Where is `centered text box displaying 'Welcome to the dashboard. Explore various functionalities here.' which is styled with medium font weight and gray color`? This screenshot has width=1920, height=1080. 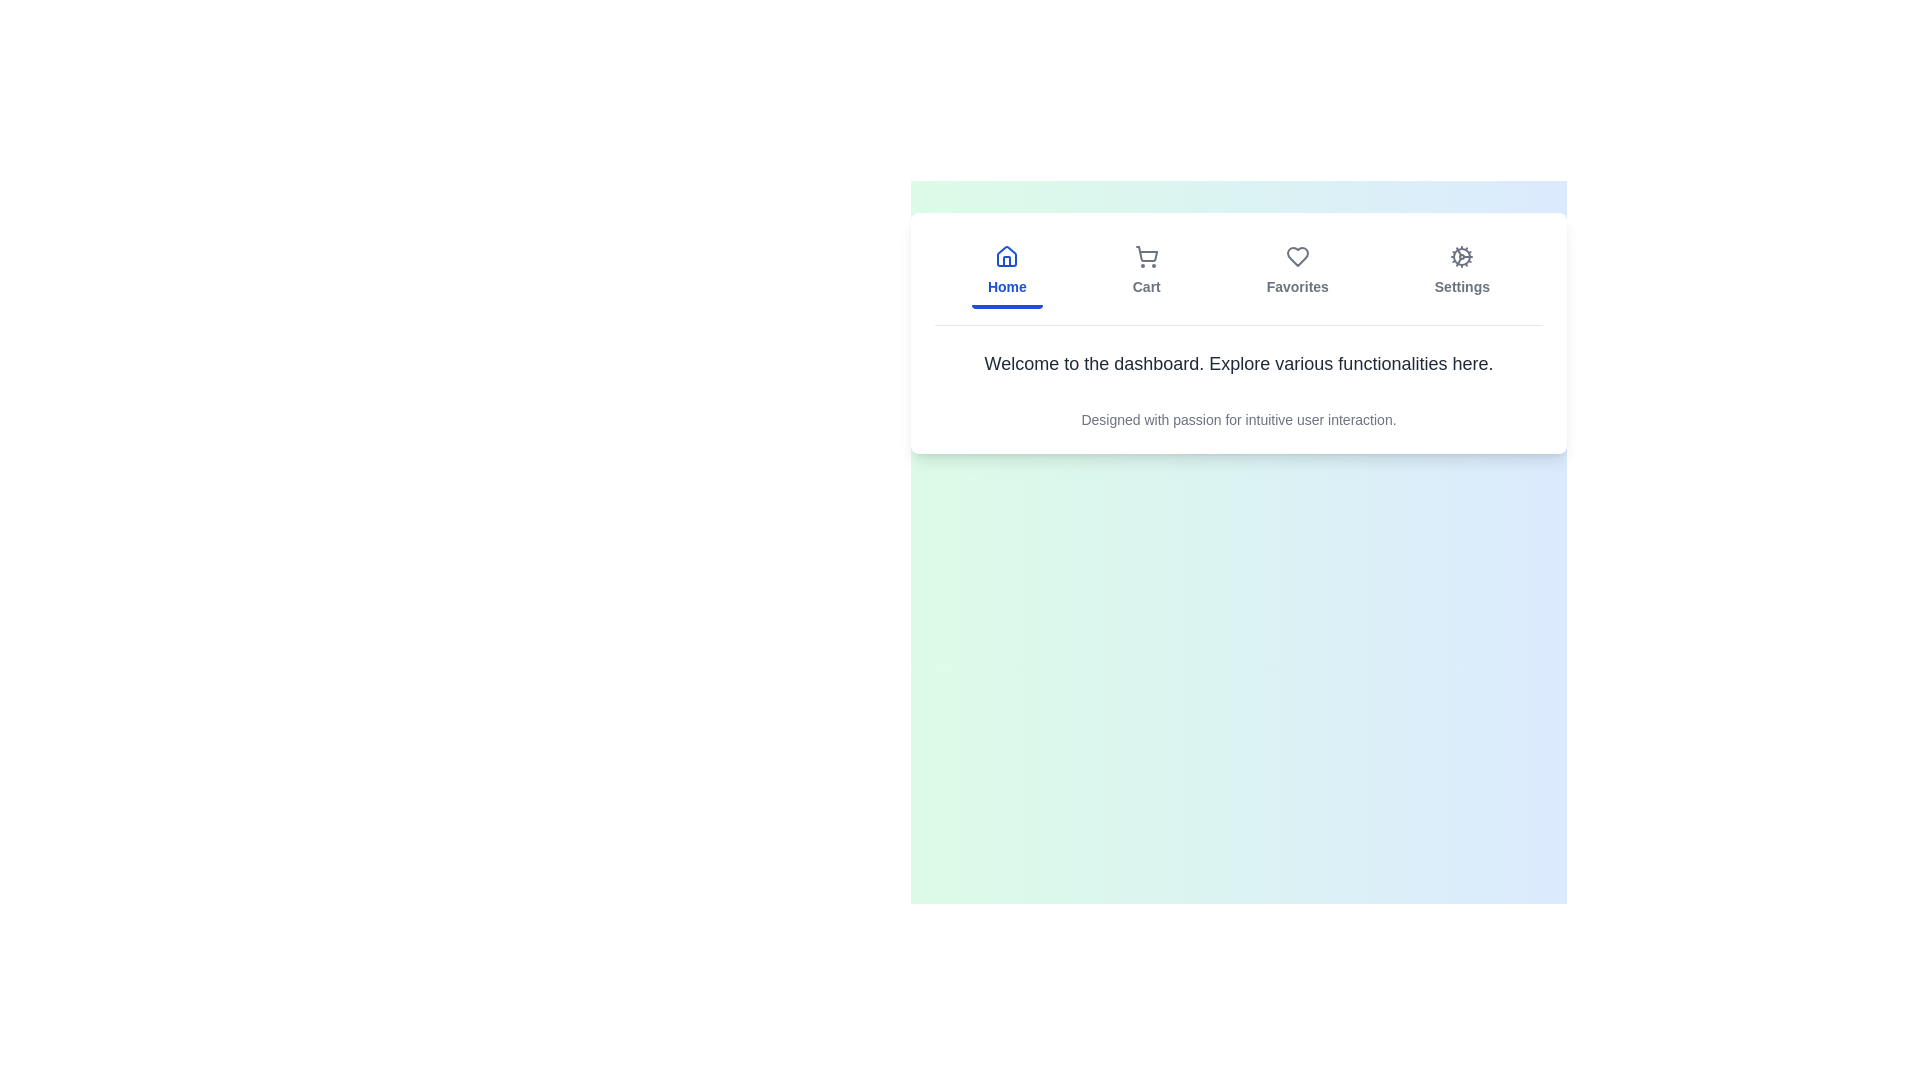 centered text box displaying 'Welcome to the dashboard. Explore various functionalities here.' which is styled with medium font weight and gray color is located at coordinates (1237, 363).